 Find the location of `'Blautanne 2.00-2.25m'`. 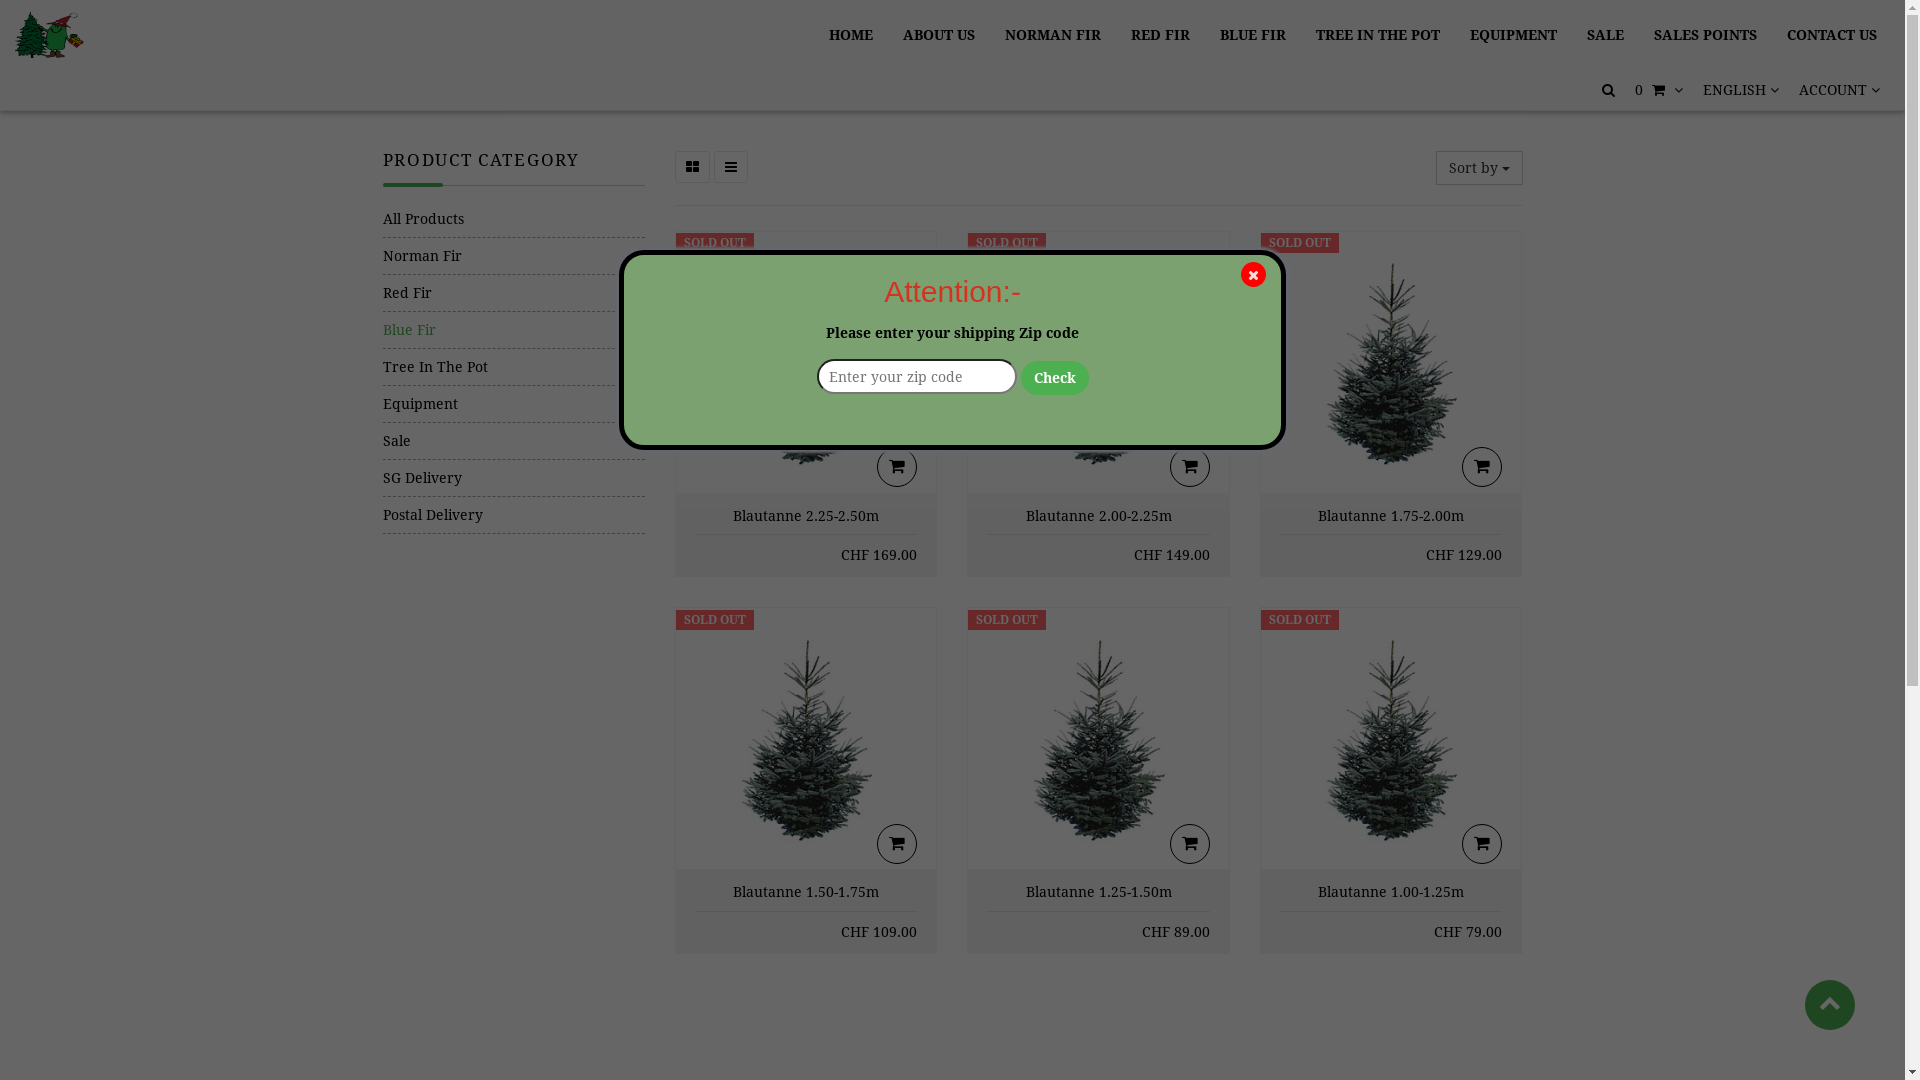

'Blautanne 2.00-2.25m' is located at coordinates (1098, 515).